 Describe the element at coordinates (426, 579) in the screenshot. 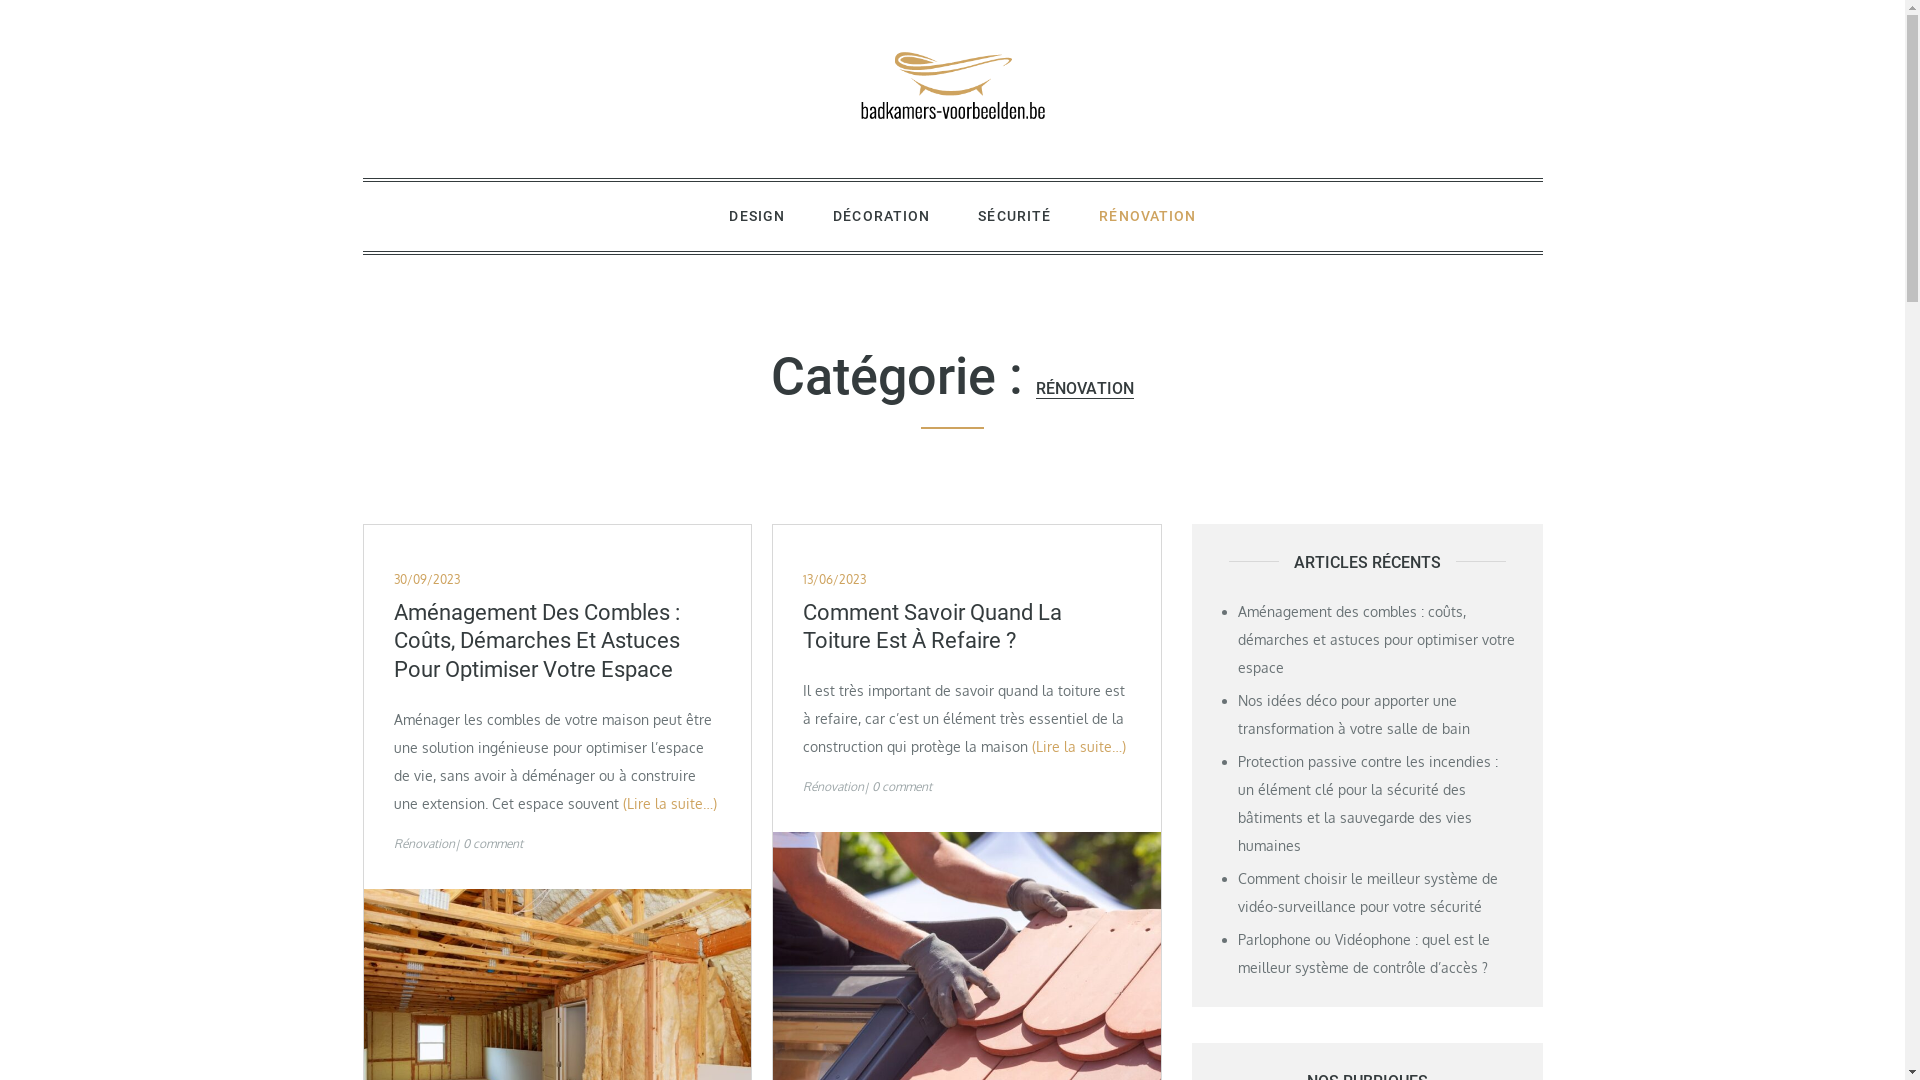

I see `'30/09/2023'` at that location.